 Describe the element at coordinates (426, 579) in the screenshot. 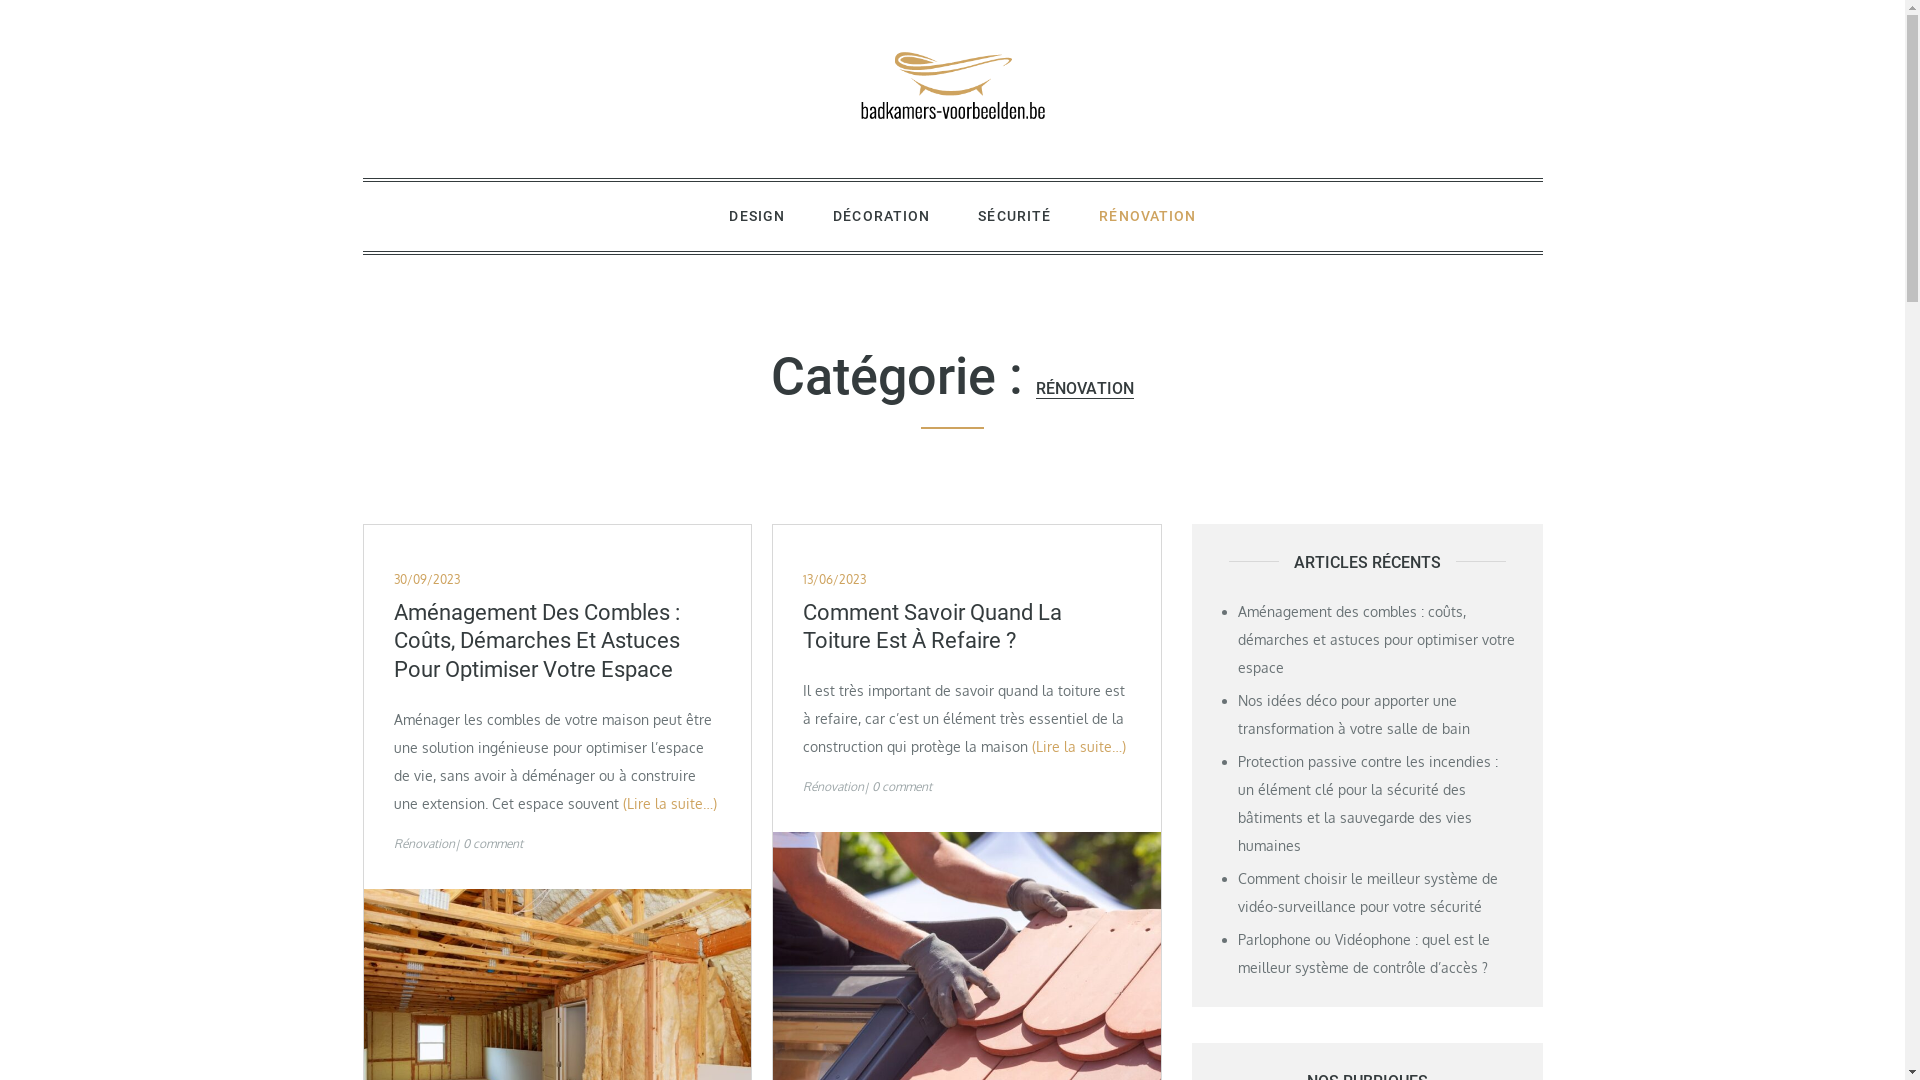

I see `'30/09/2023'` at that location.